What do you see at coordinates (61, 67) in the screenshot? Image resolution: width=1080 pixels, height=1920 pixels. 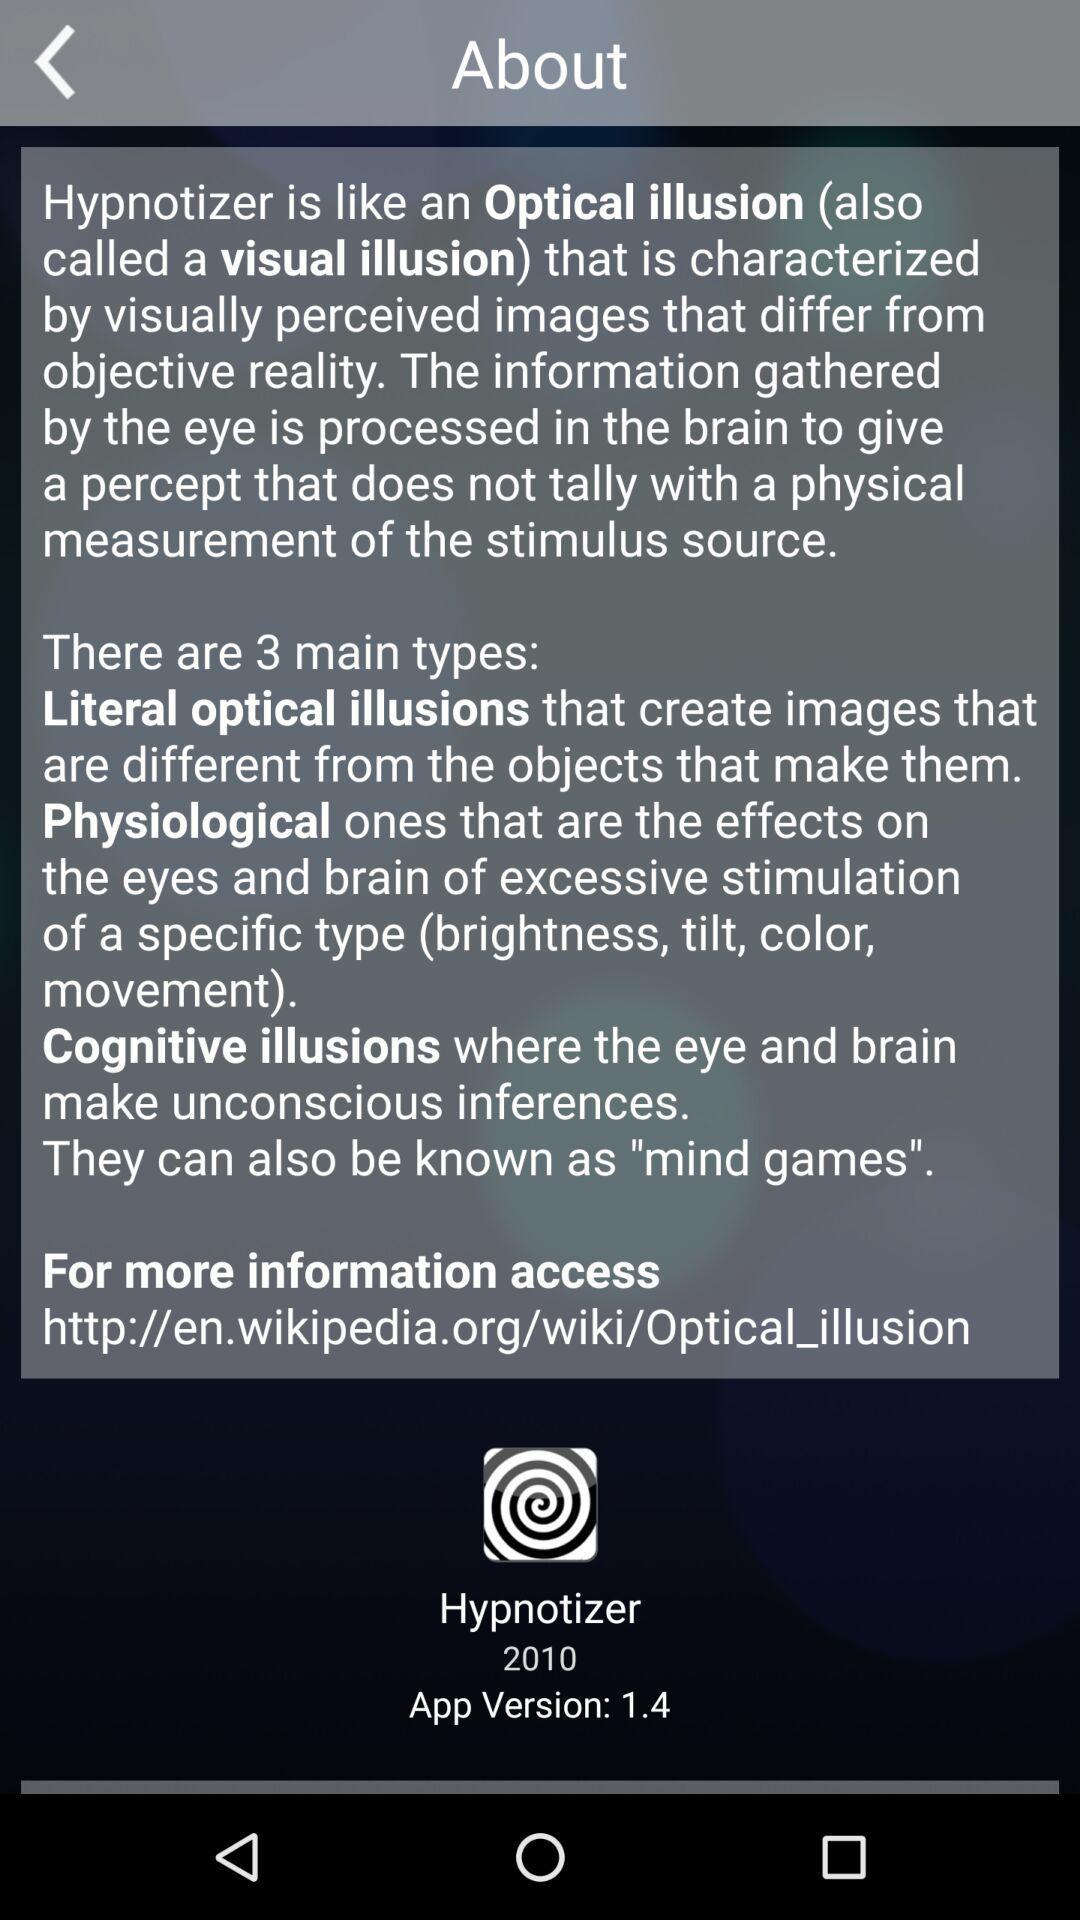 I see `the arrow_backward icon` at bounding box center [61, 67].